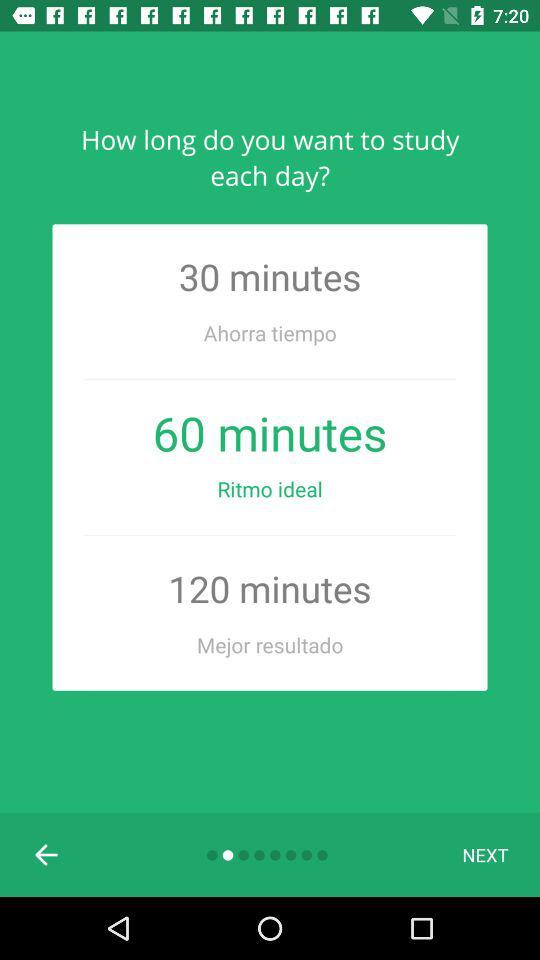  Describe the element at coordinates (47, 853) in the screenshot. I see `previous slide` at that location.